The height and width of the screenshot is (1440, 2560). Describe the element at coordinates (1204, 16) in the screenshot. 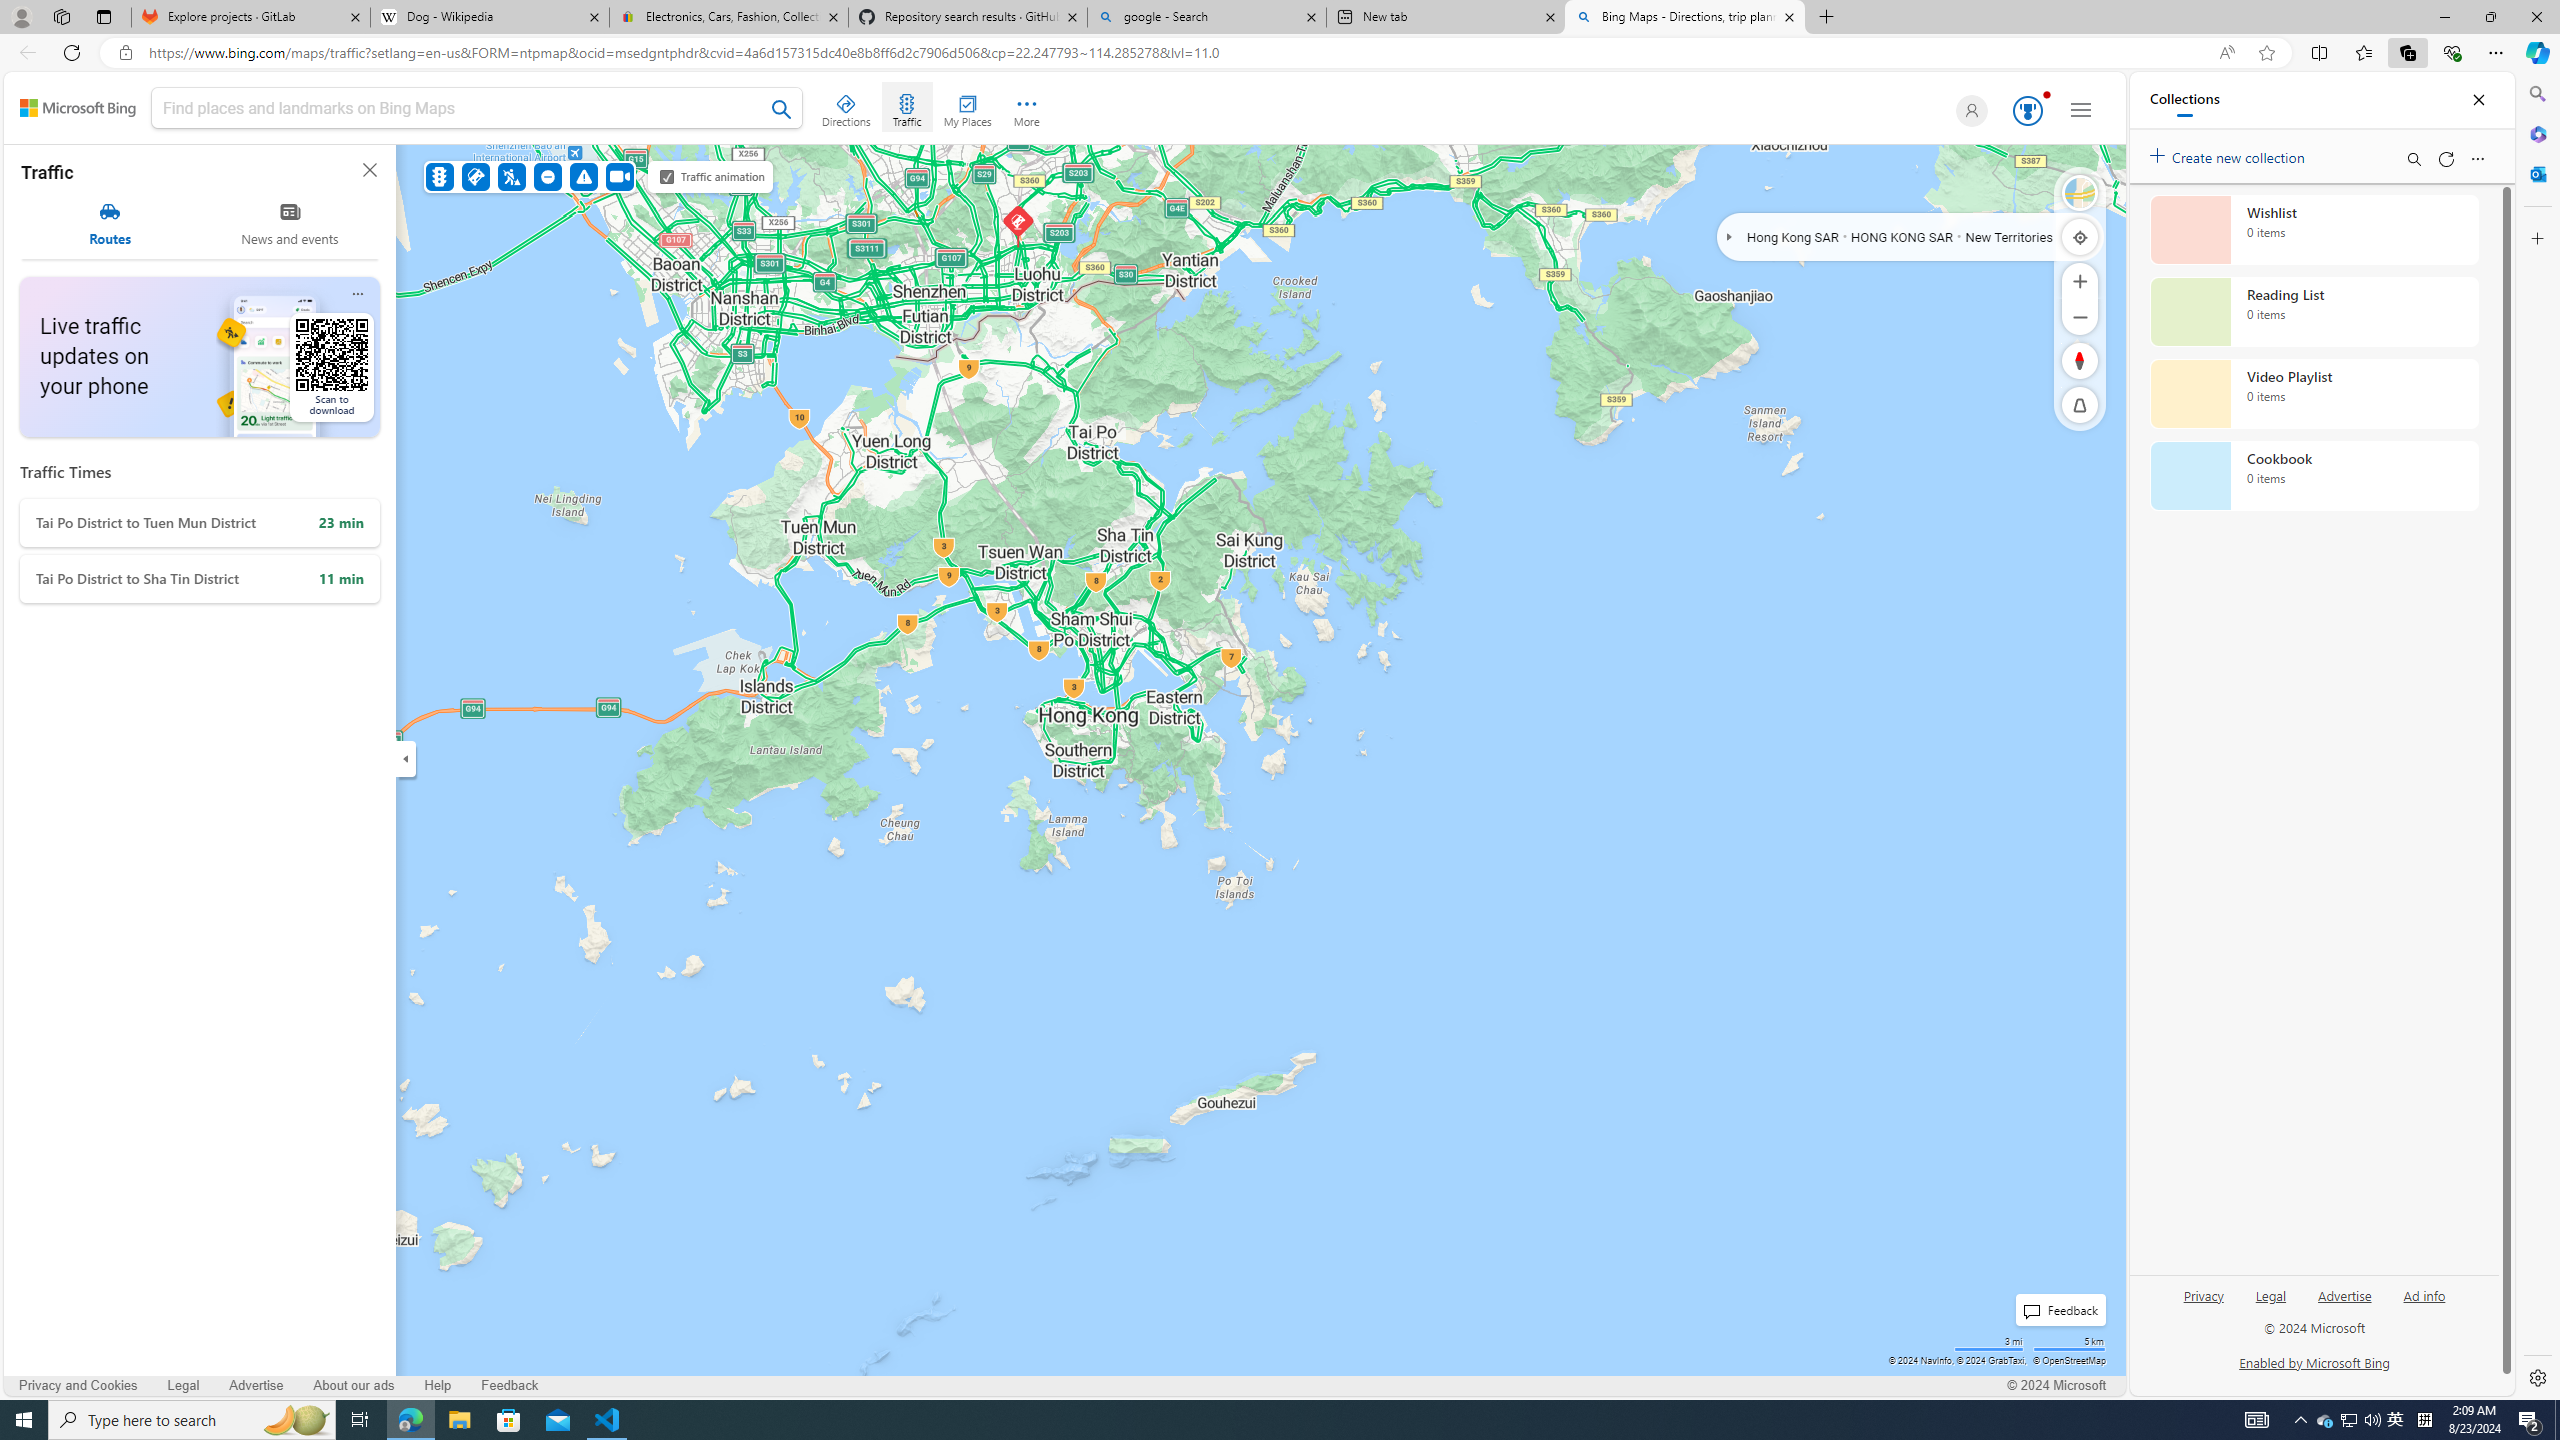

I see `'google - Search'` at that location.